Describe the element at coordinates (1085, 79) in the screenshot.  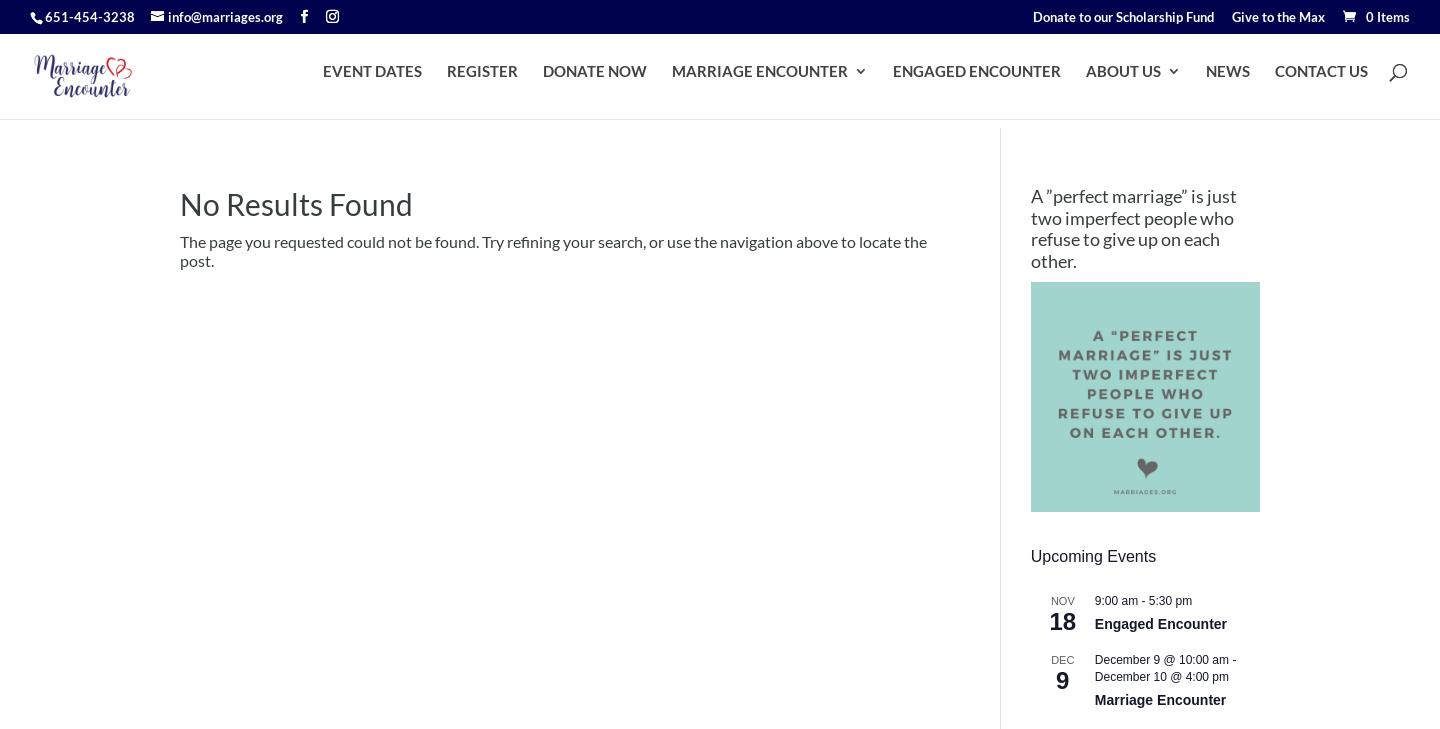
I see `'ABOUT US'` at that location.